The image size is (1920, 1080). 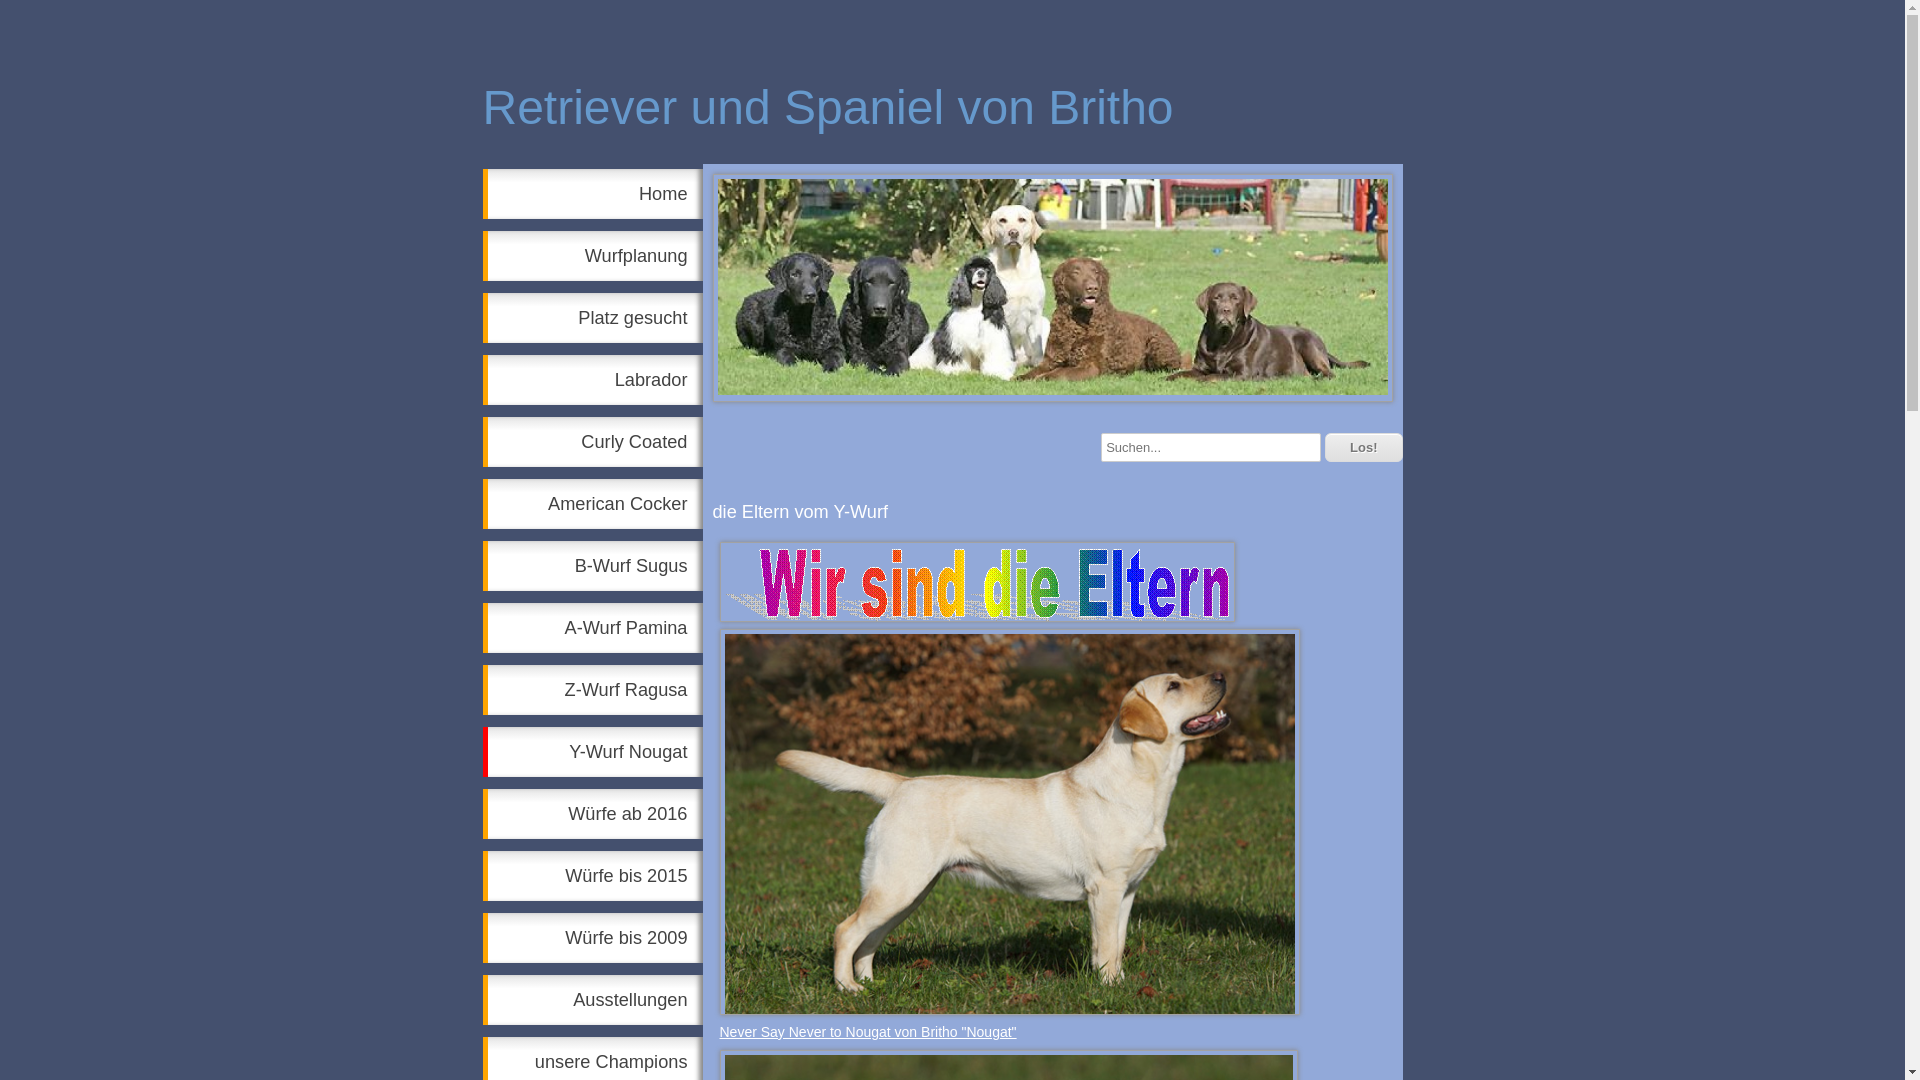 I want to click on 'Curly Coated', so click(x=590, y=441).